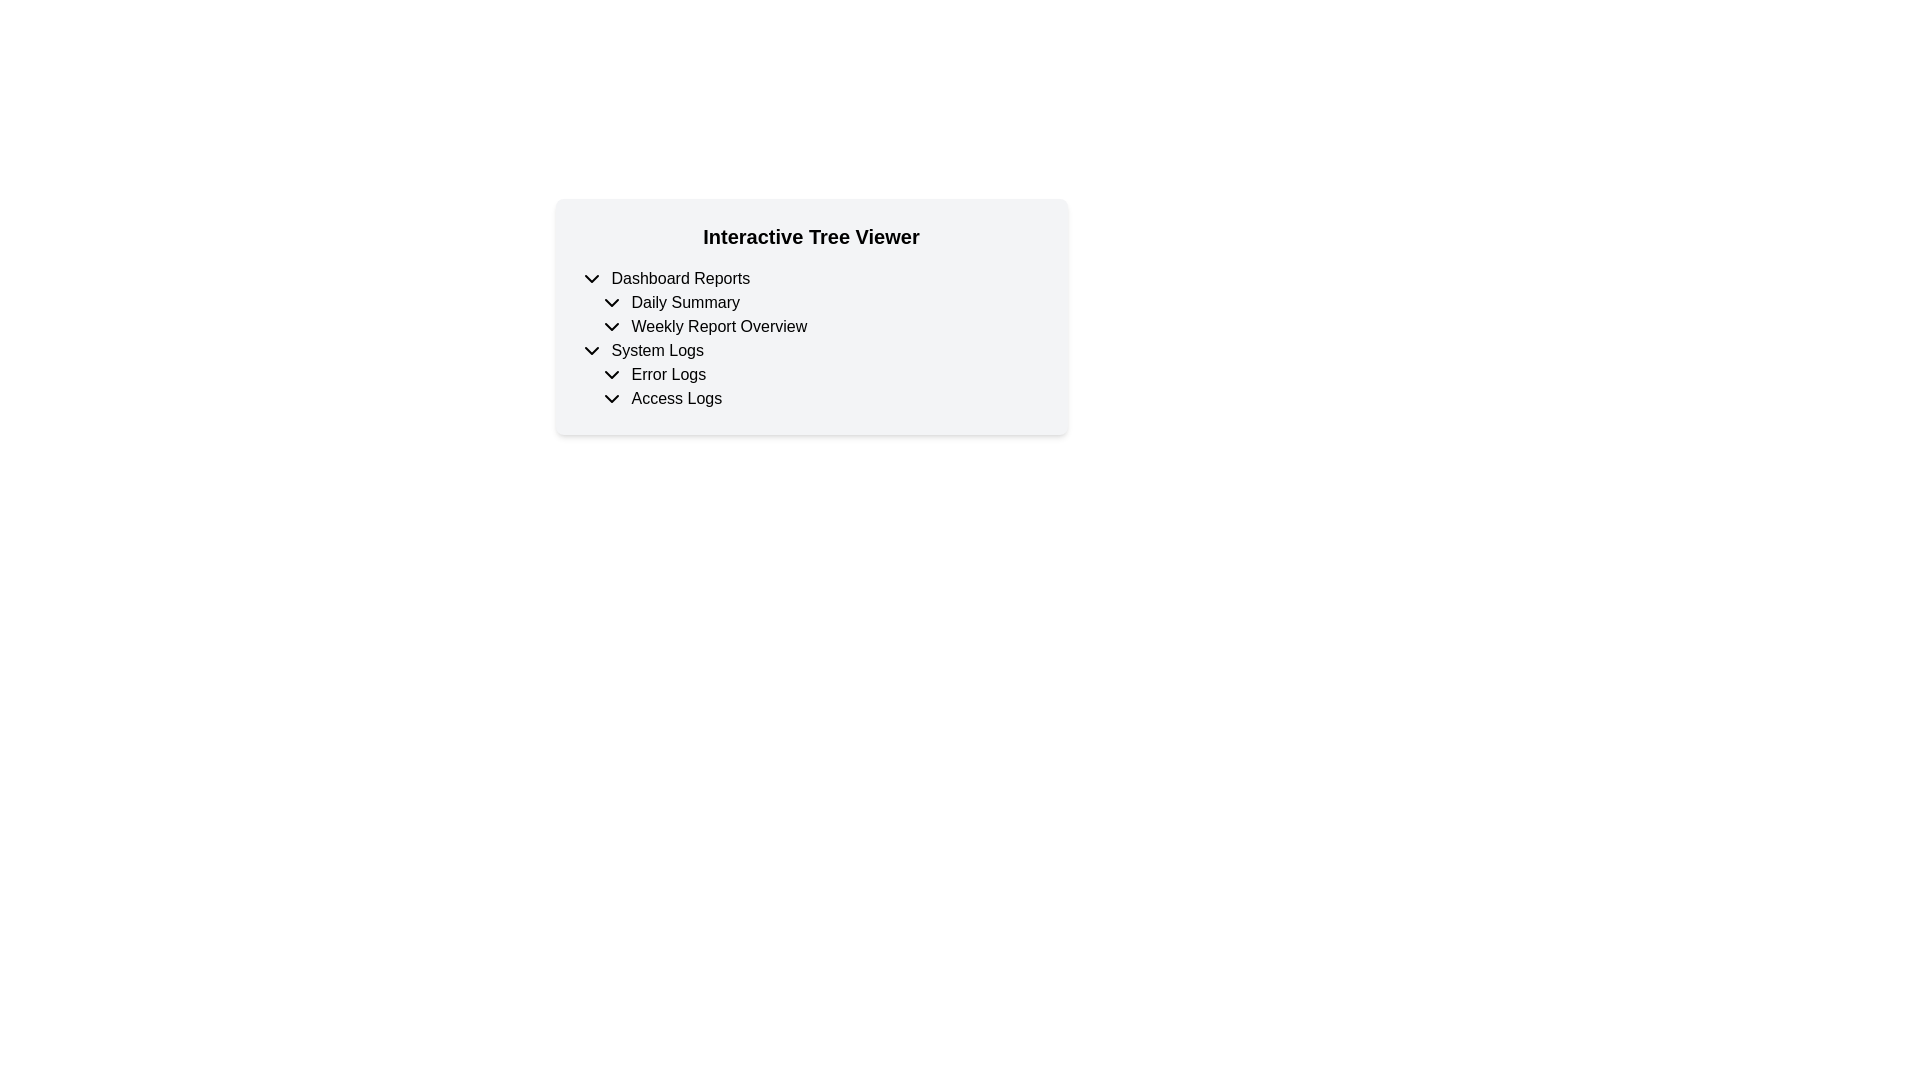  I want to click on the 'Weekly Report Overview' navigational menu item to expand or collapse its sub-options, so click(811, 326).